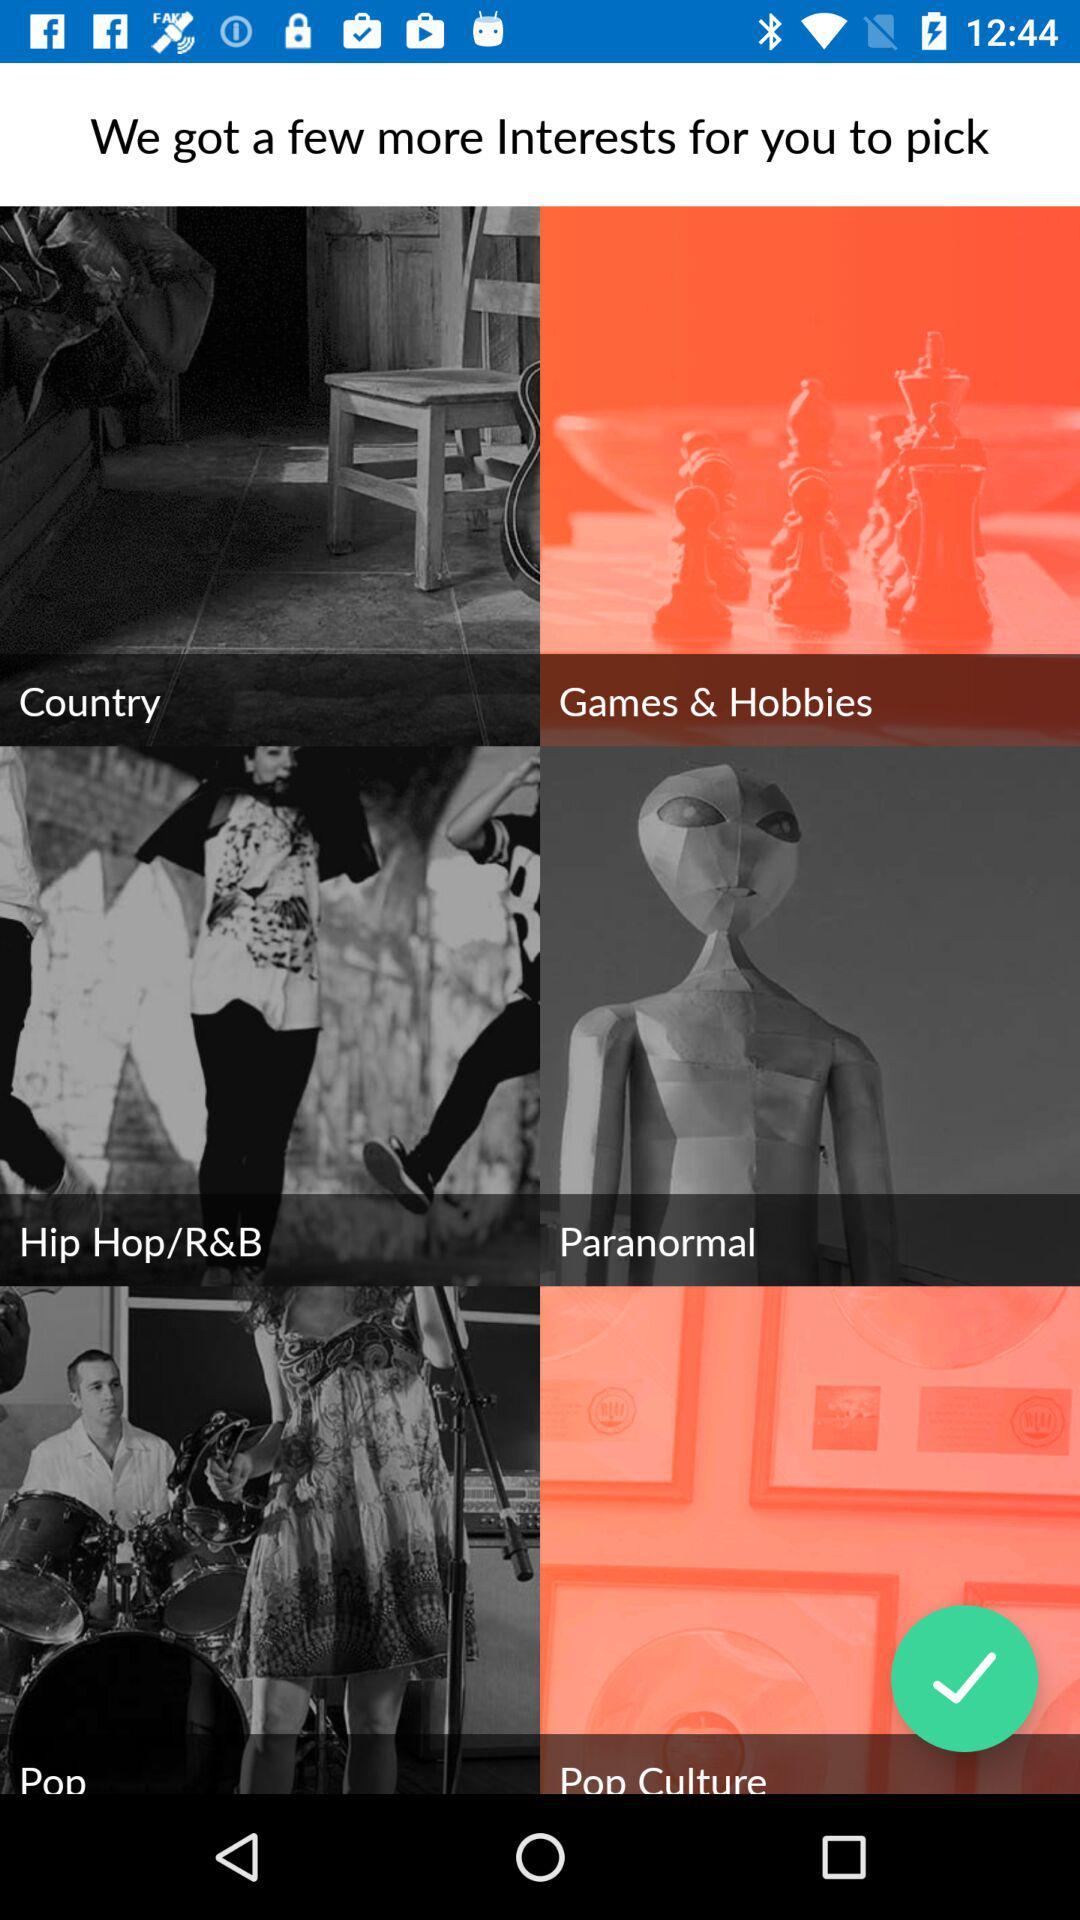 This screenshot has height=1920, width=1080. What do you see at coordinates (963, 1678) in the screenshot?
I see `the item above the pop culture item` at bounding box center [963, 1678].